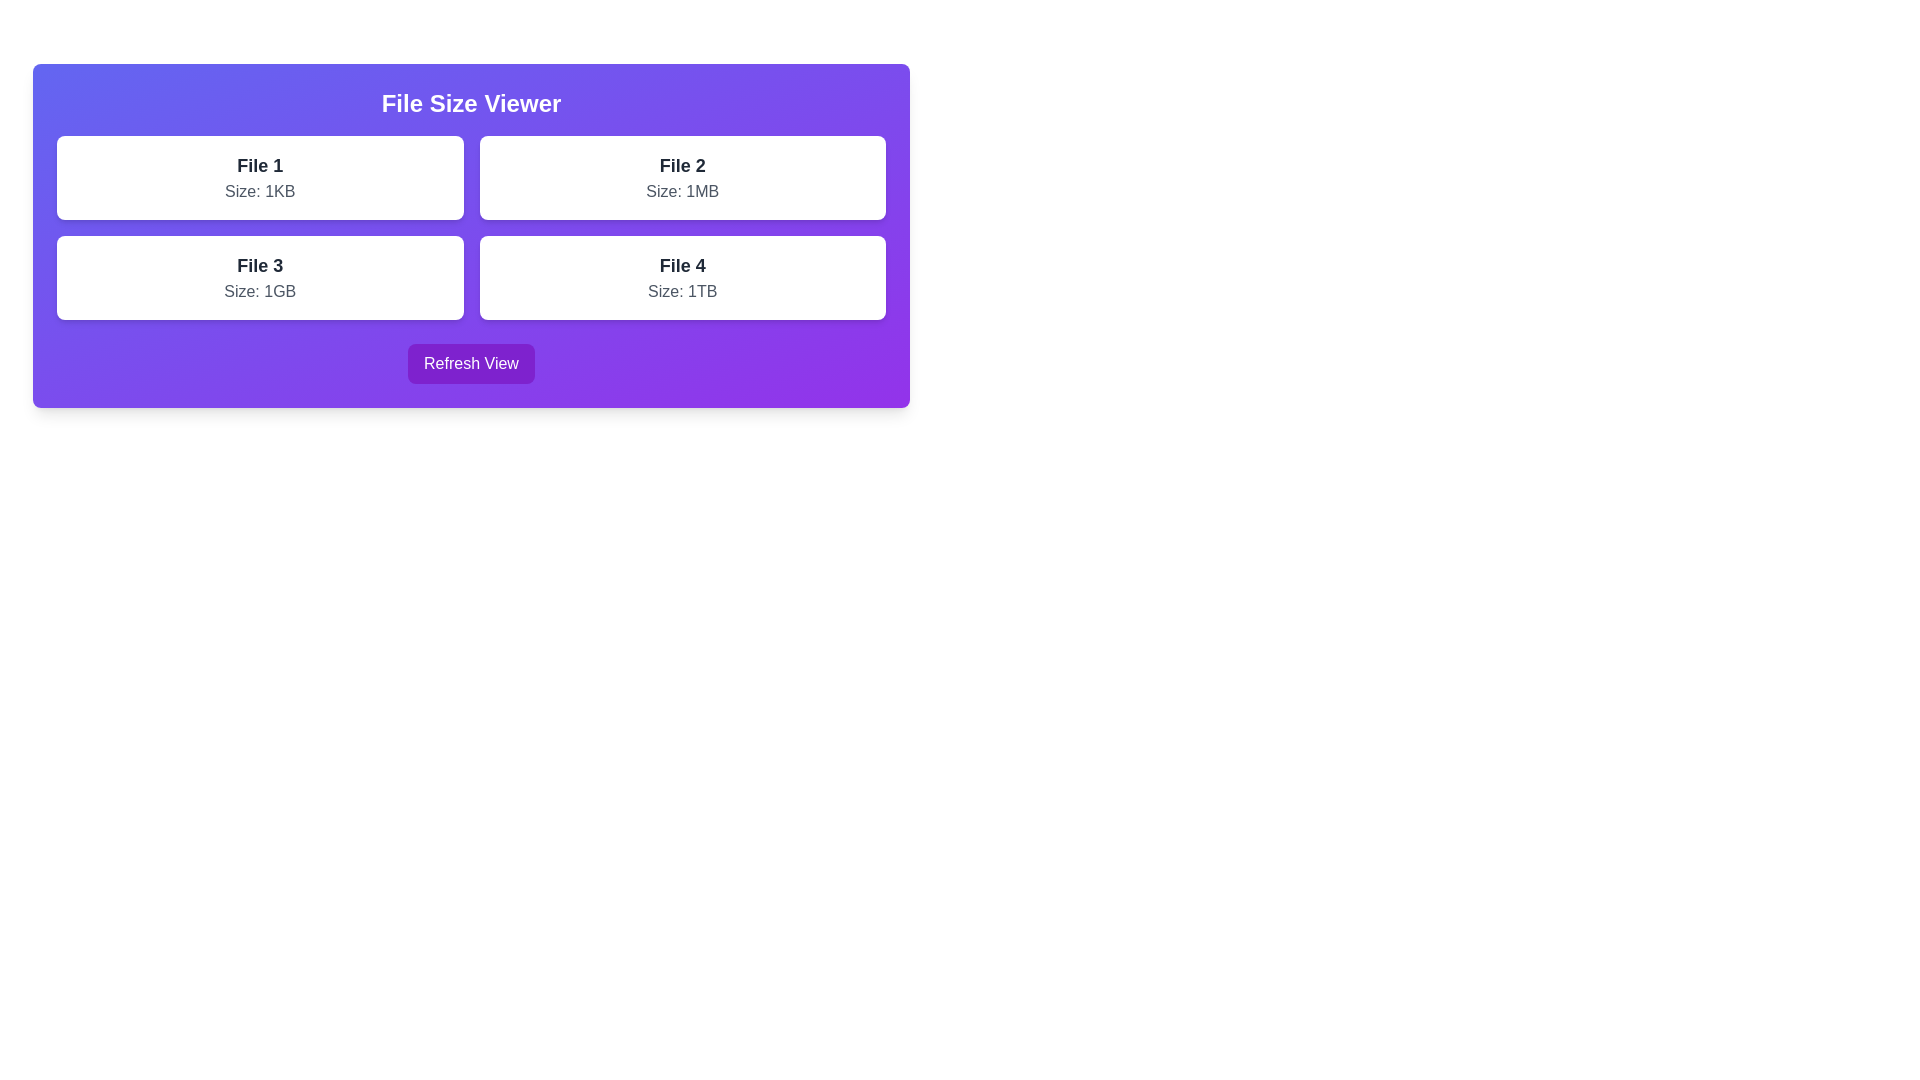 This screenshot has width=1920, height=1080. Describe the element at coordinates (259, 265) in the screenshot. I see `around the bold, centered text label displaying 'File 3' located in the lower-left quadrant of the interface` at that location.